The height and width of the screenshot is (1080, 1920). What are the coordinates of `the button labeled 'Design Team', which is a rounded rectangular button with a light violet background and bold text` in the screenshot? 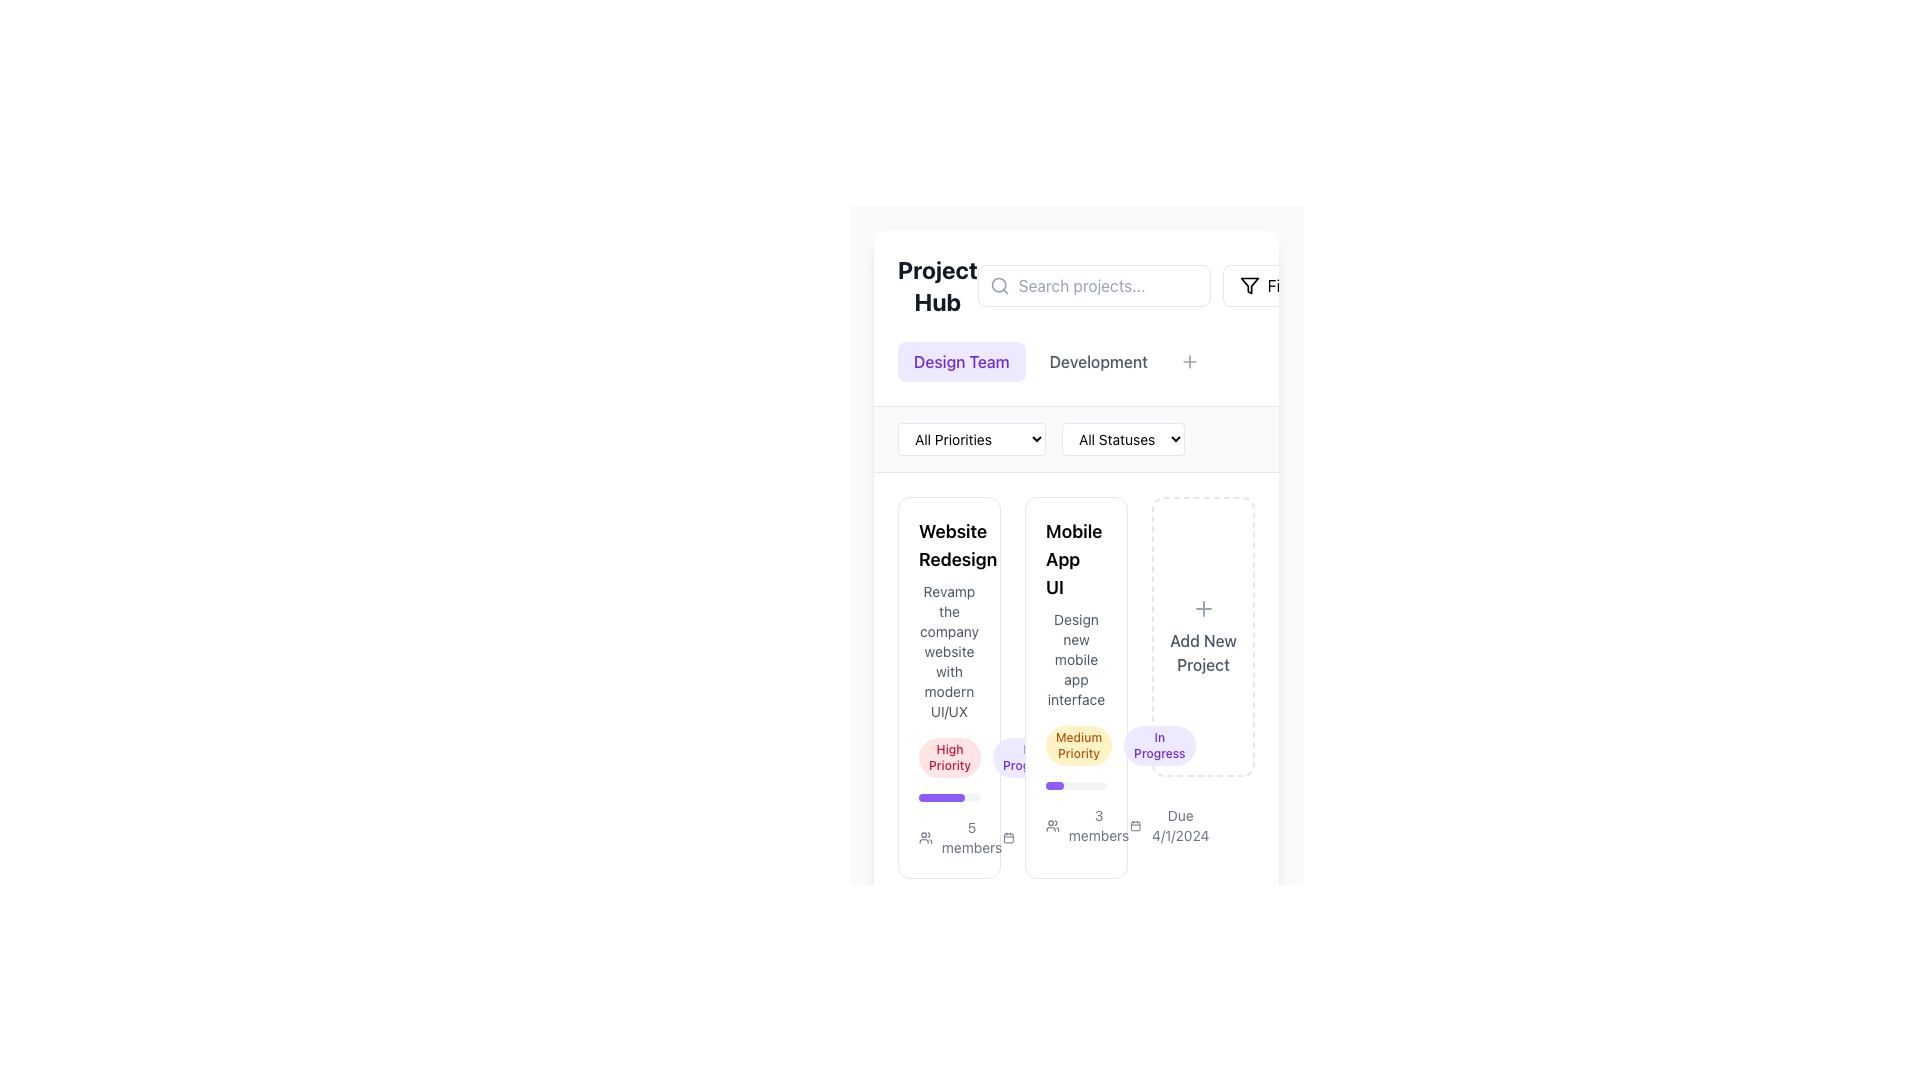 It's located at (961, 362).